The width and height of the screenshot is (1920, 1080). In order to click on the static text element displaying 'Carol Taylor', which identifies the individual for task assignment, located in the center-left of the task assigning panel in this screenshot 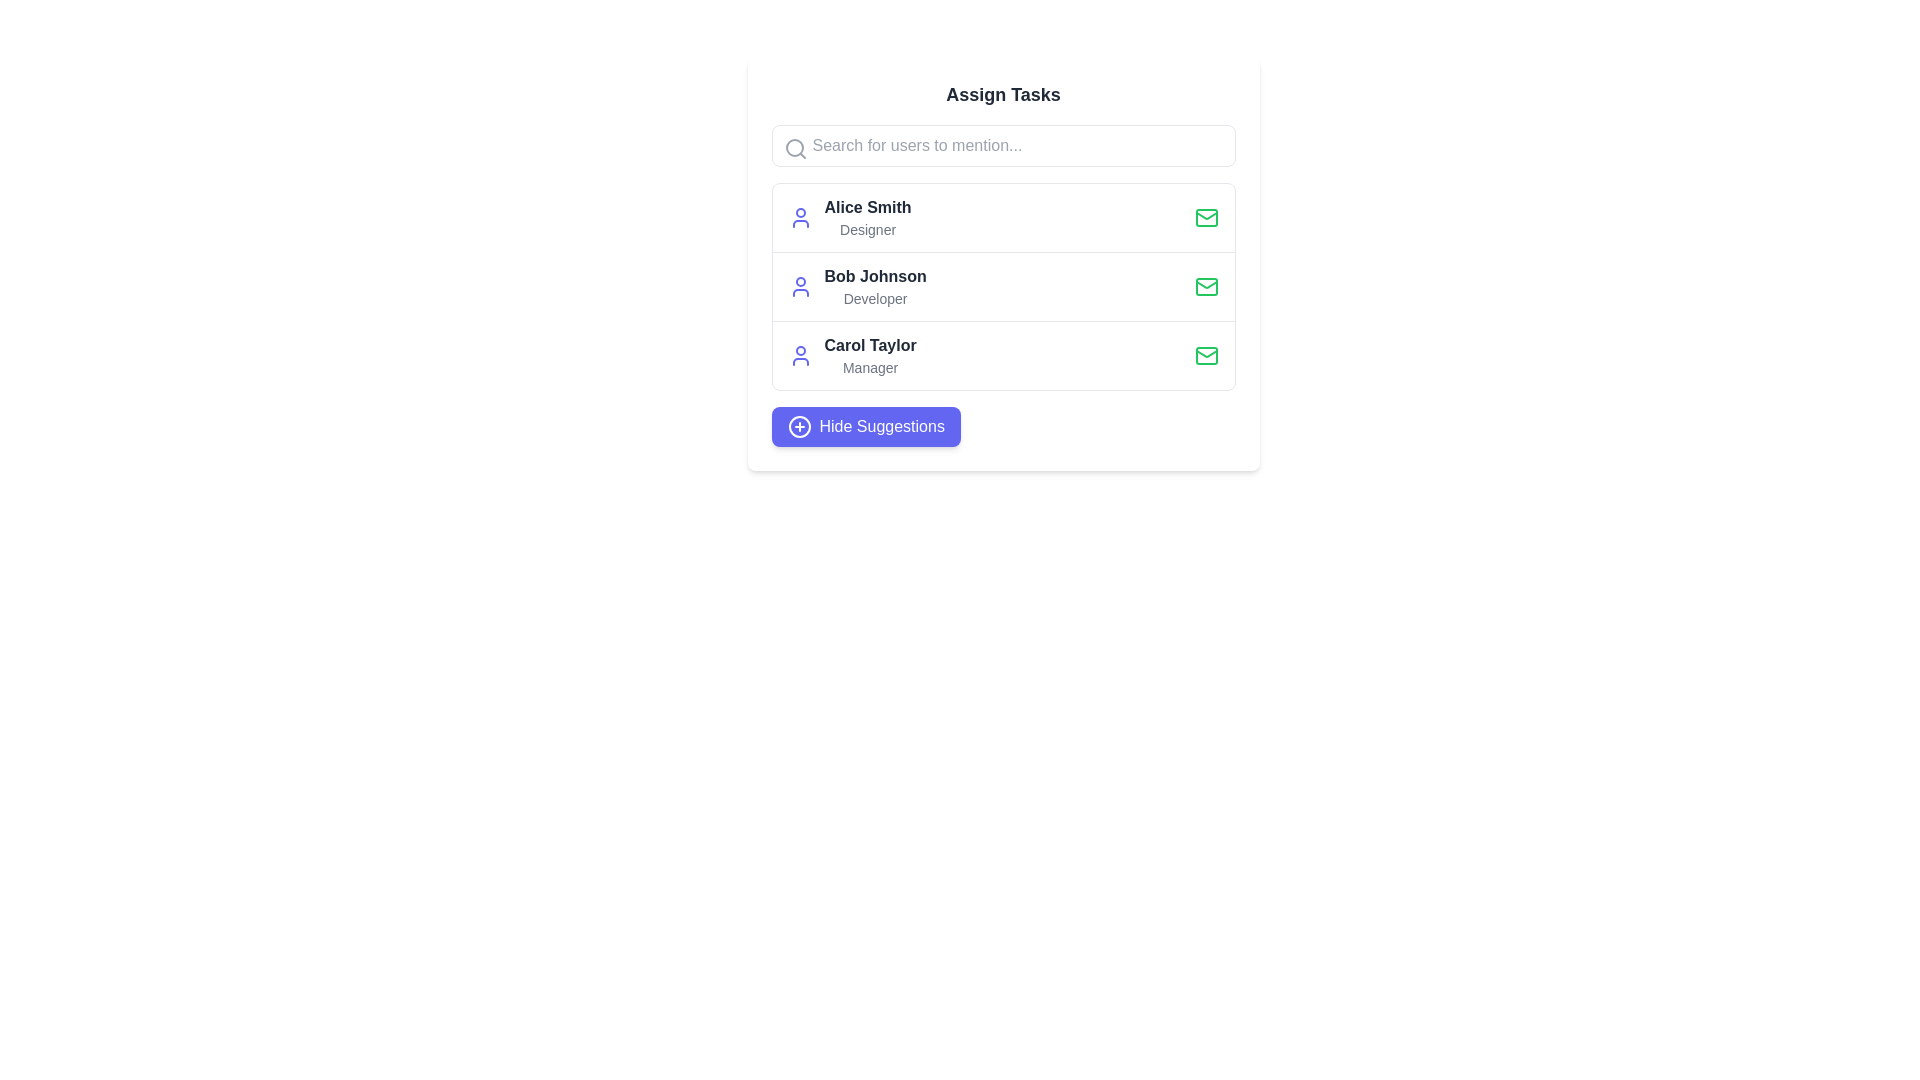, I will do `click(870, 345)`.